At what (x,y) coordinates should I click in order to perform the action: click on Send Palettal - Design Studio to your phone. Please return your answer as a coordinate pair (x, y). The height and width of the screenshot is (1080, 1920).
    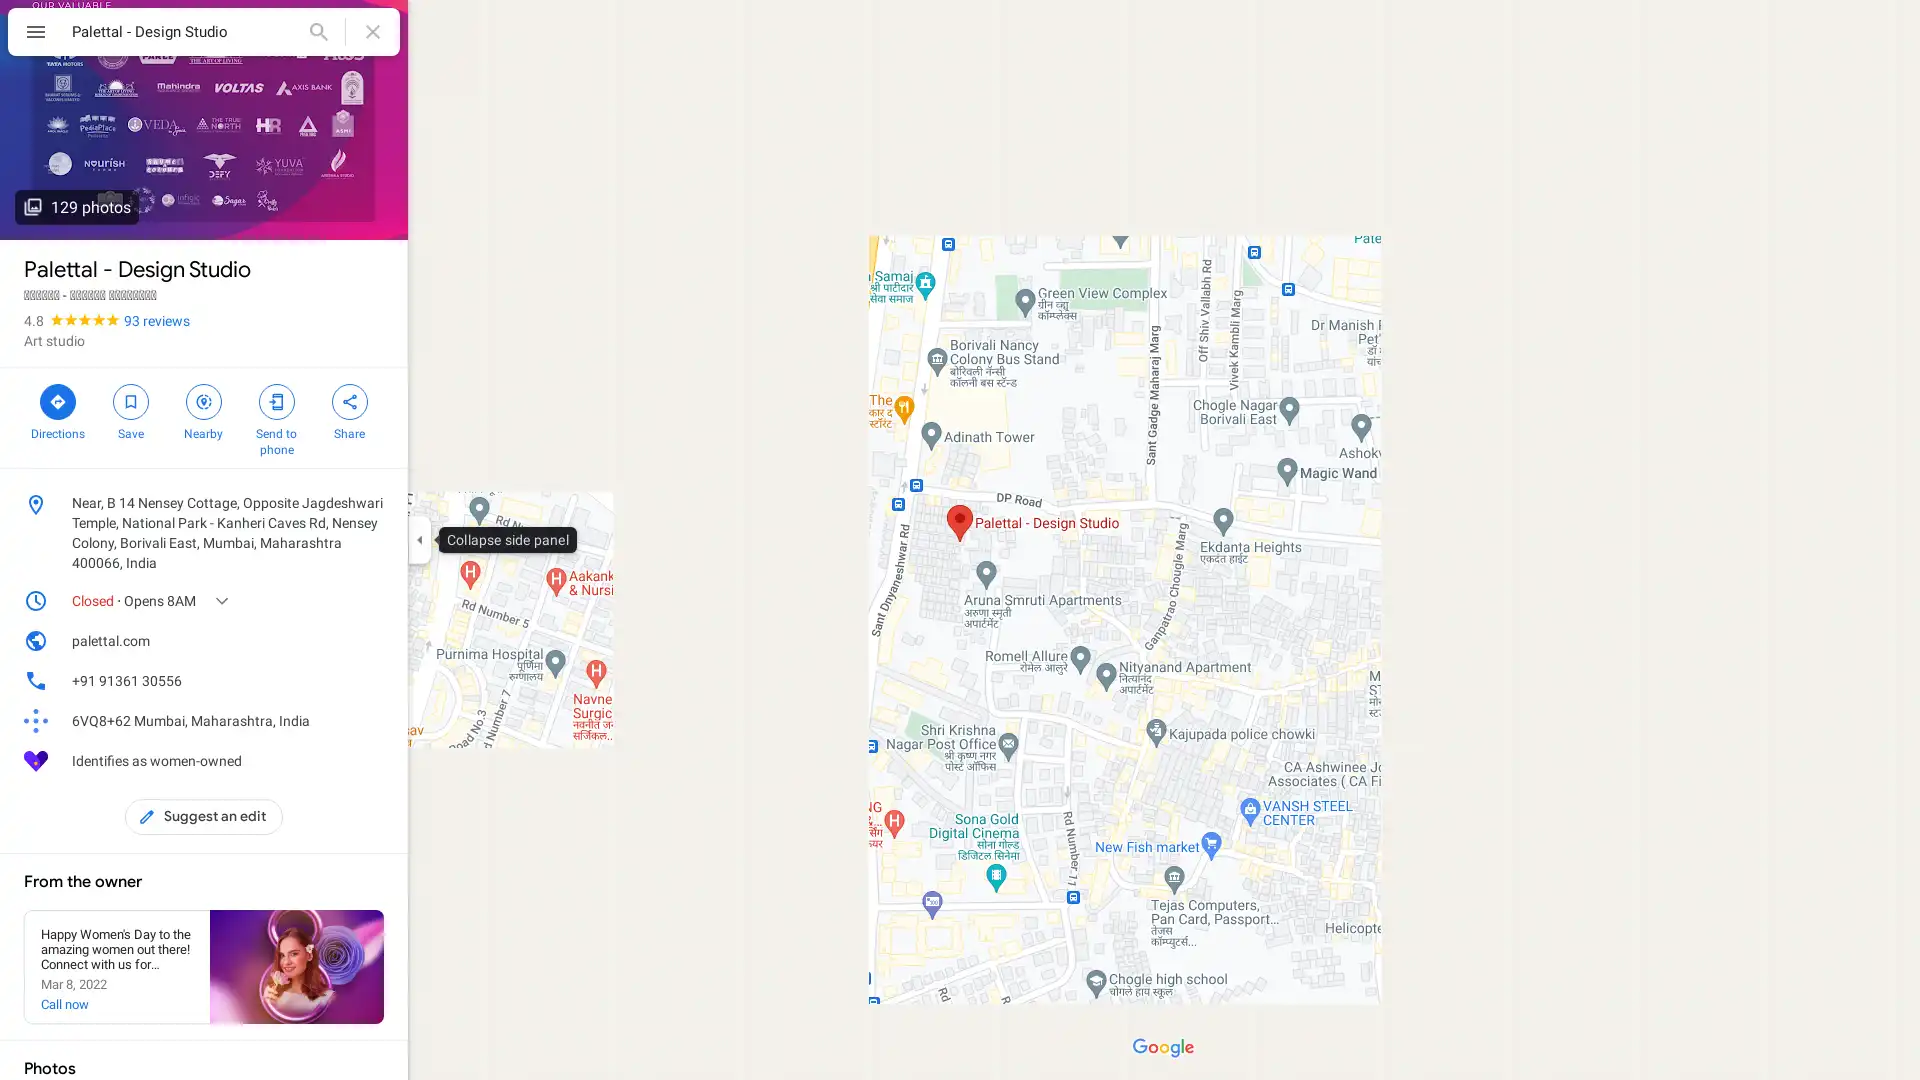
    Looking at the image, I should click on (275, 416).